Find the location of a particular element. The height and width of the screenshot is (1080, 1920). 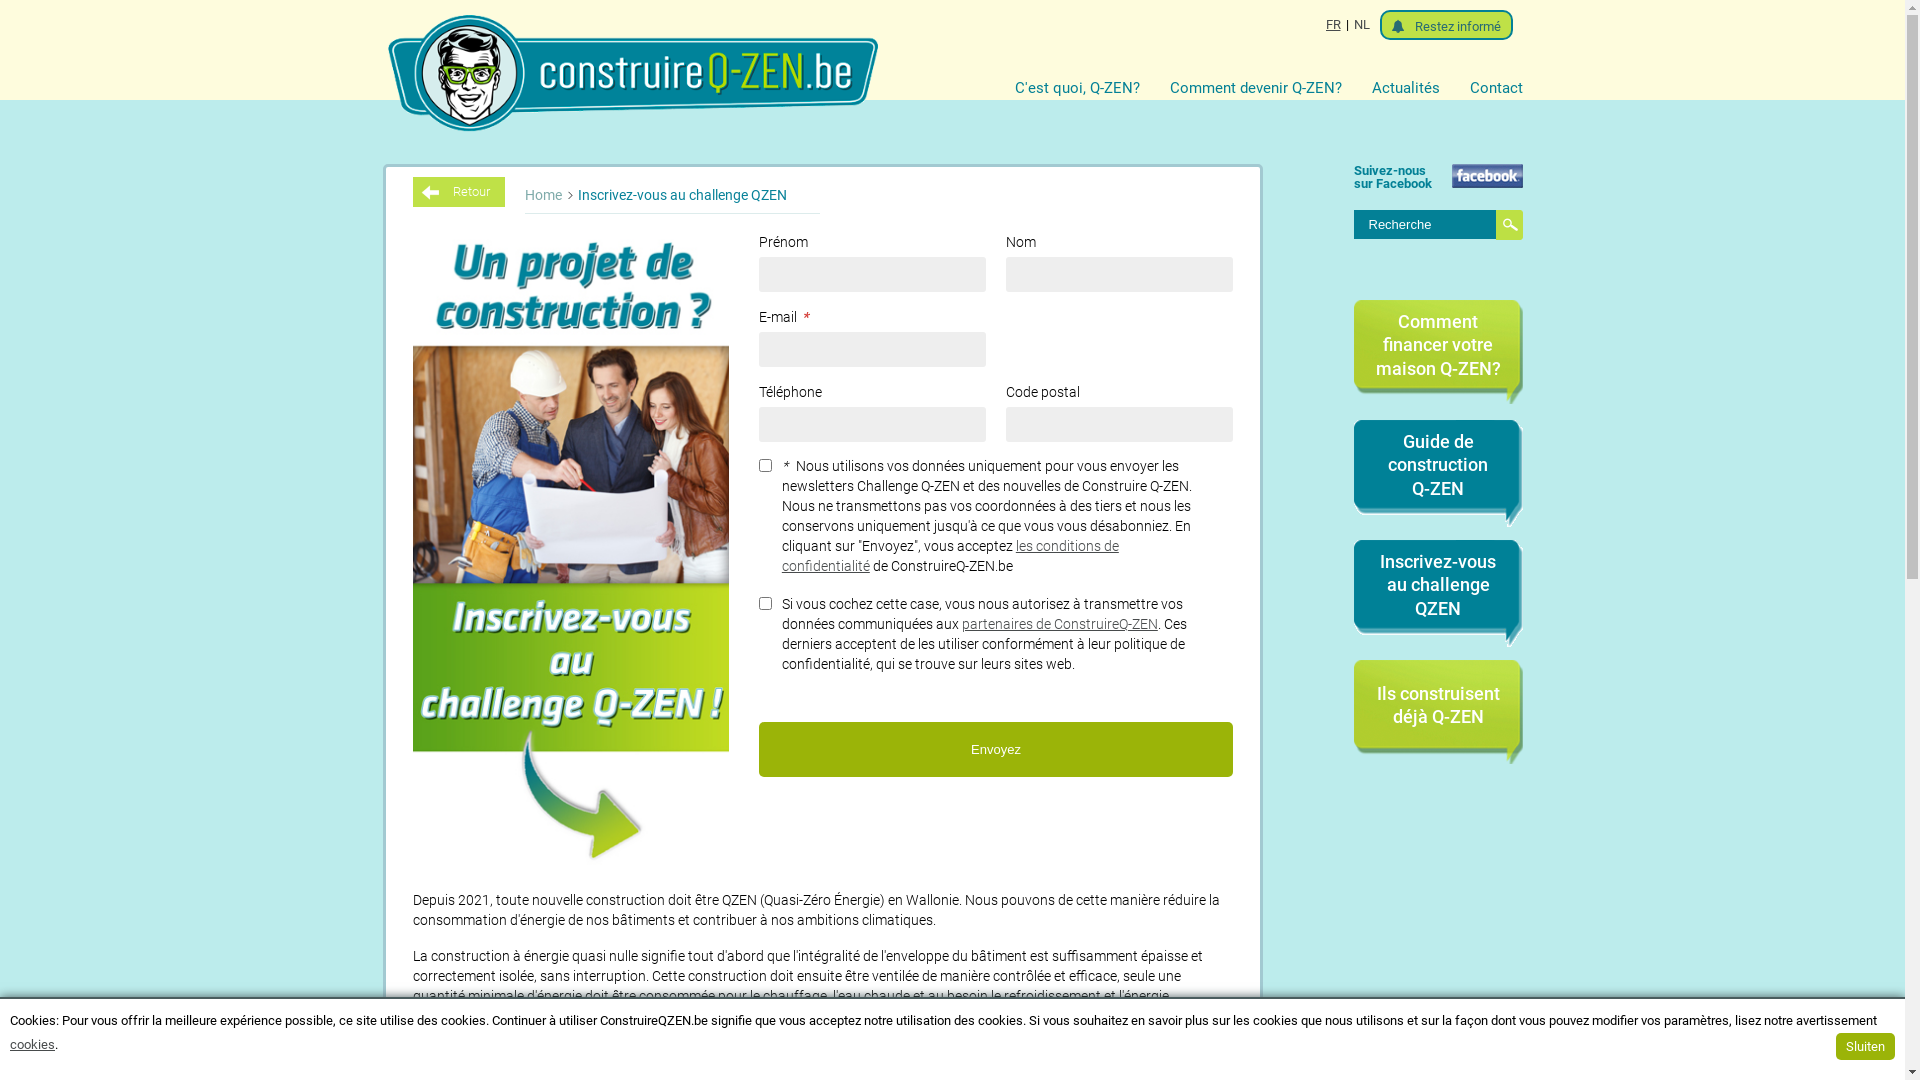

'Suivez-nous is located at coordinates (1437, 176).